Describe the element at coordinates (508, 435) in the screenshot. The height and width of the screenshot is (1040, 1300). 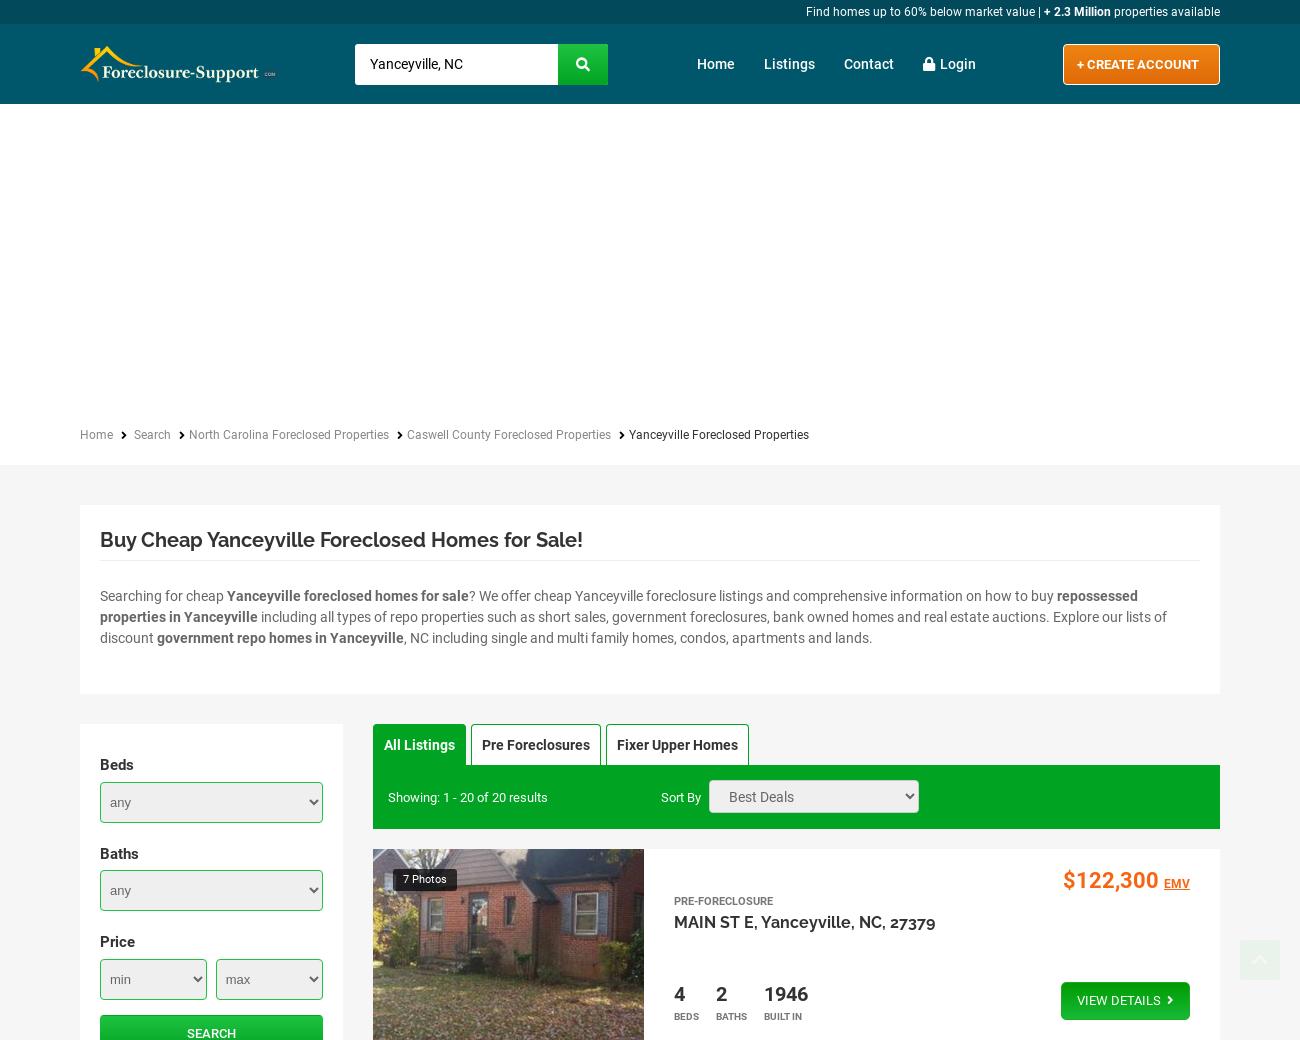
I see `'Caswell County Foreclosed Properties'` at that location.